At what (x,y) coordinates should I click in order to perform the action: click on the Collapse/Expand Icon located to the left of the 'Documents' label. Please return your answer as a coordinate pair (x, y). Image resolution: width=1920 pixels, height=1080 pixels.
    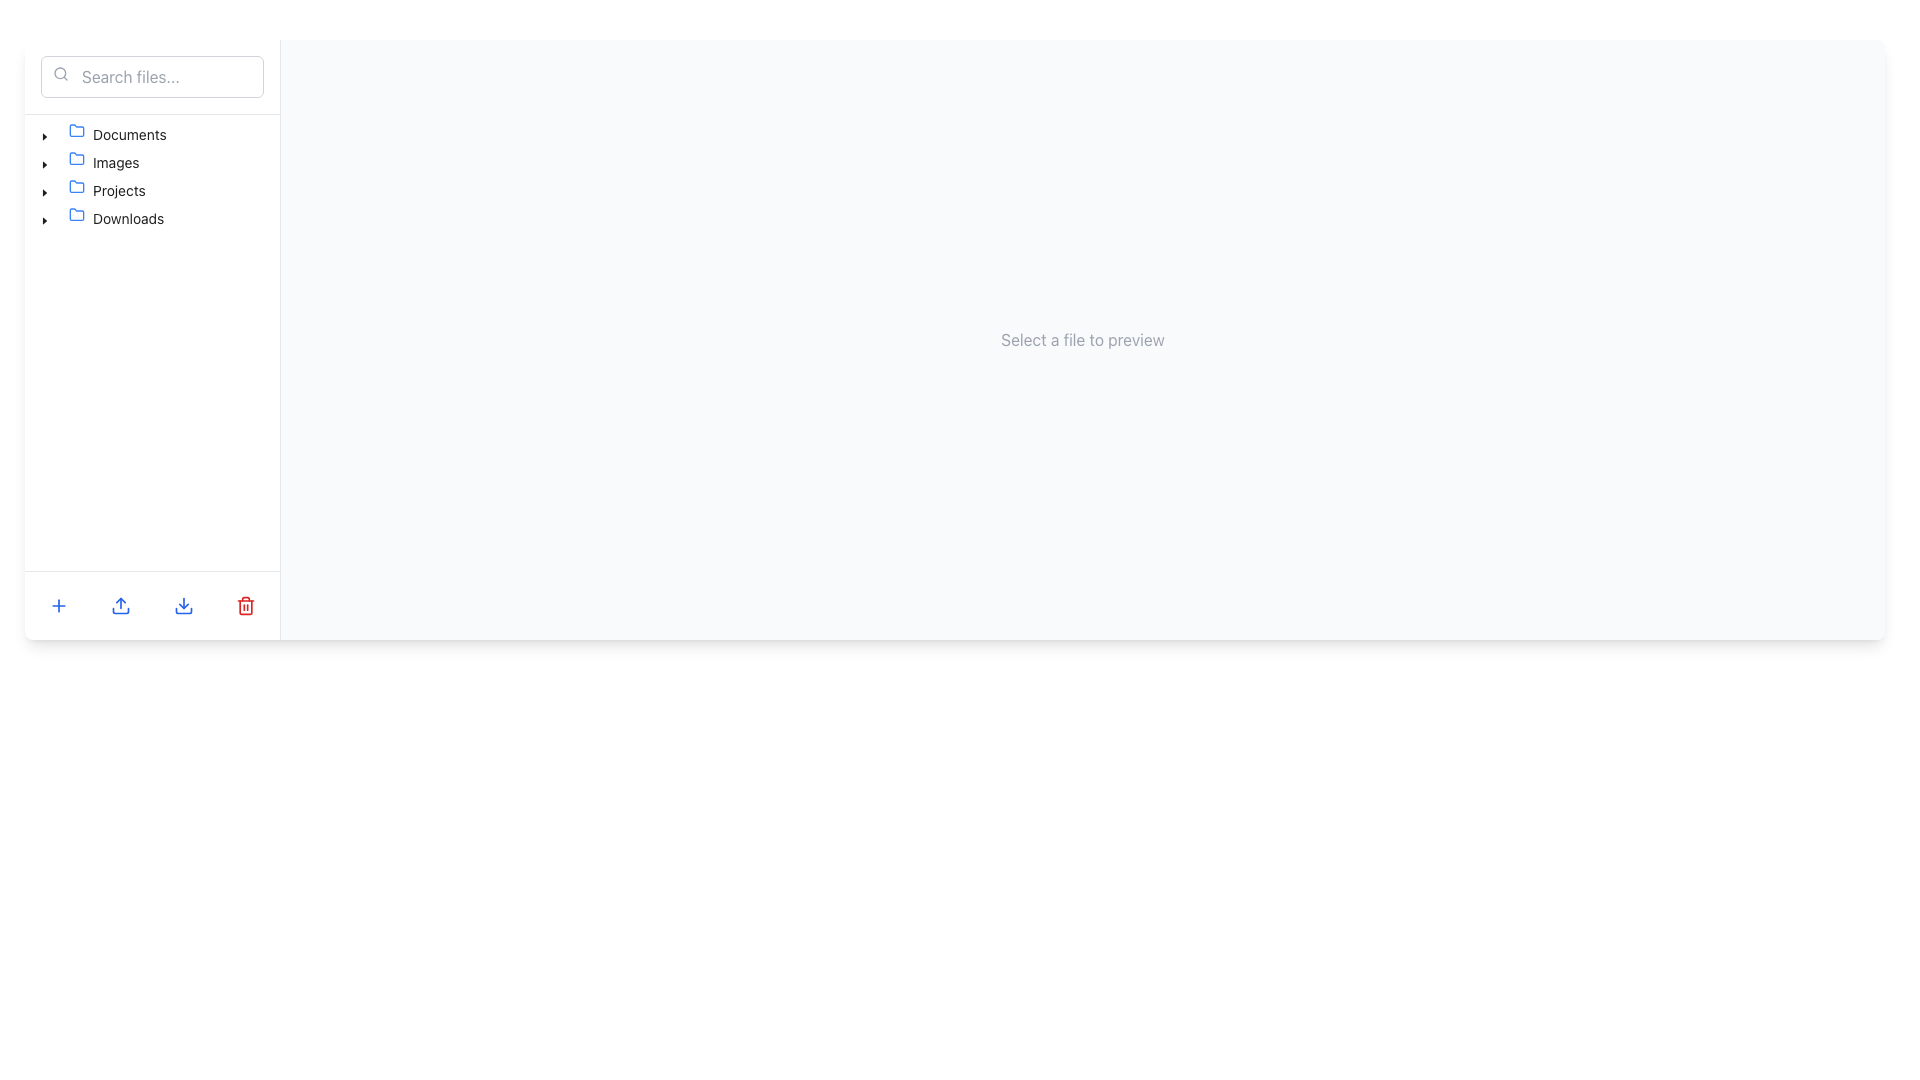
    Looking at the image, I should click on (44, 135).